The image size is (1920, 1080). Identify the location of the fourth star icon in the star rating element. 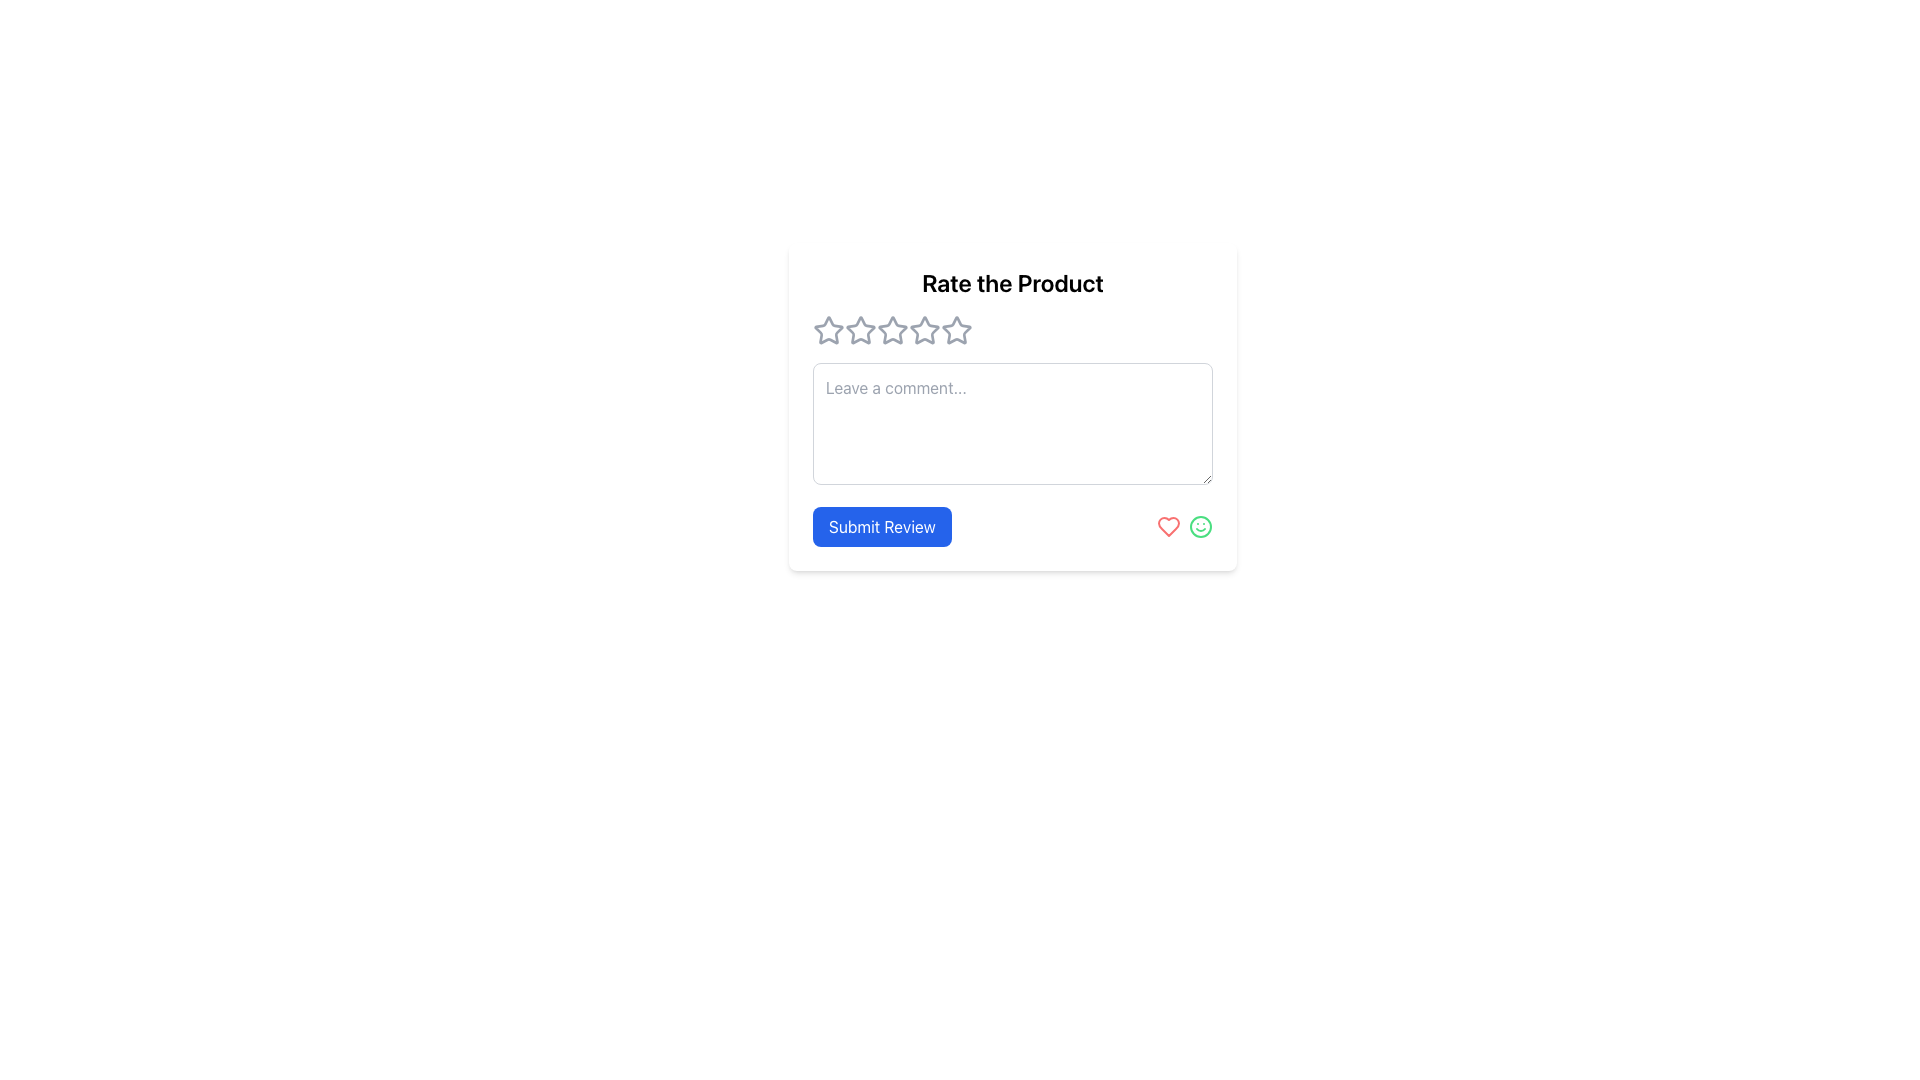
(891, 330).